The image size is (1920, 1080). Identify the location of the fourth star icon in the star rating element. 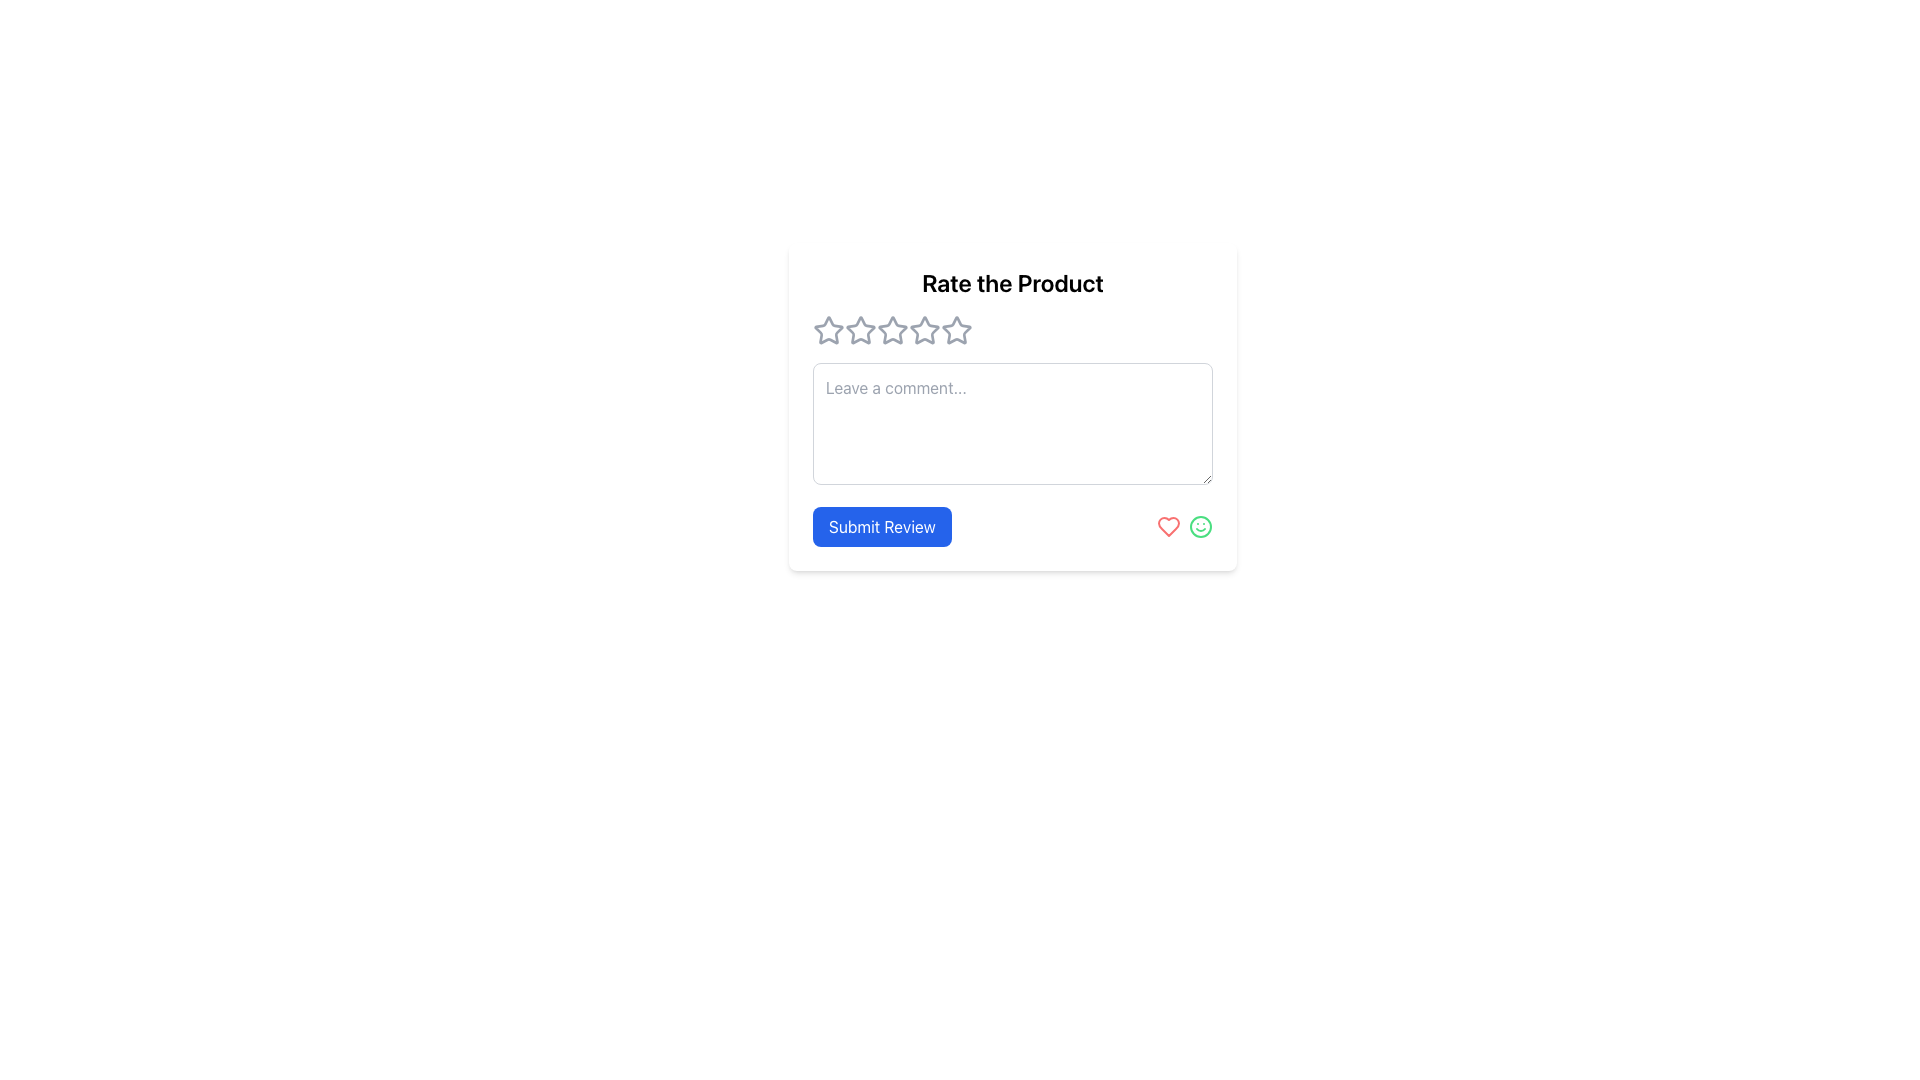
(891, 330).